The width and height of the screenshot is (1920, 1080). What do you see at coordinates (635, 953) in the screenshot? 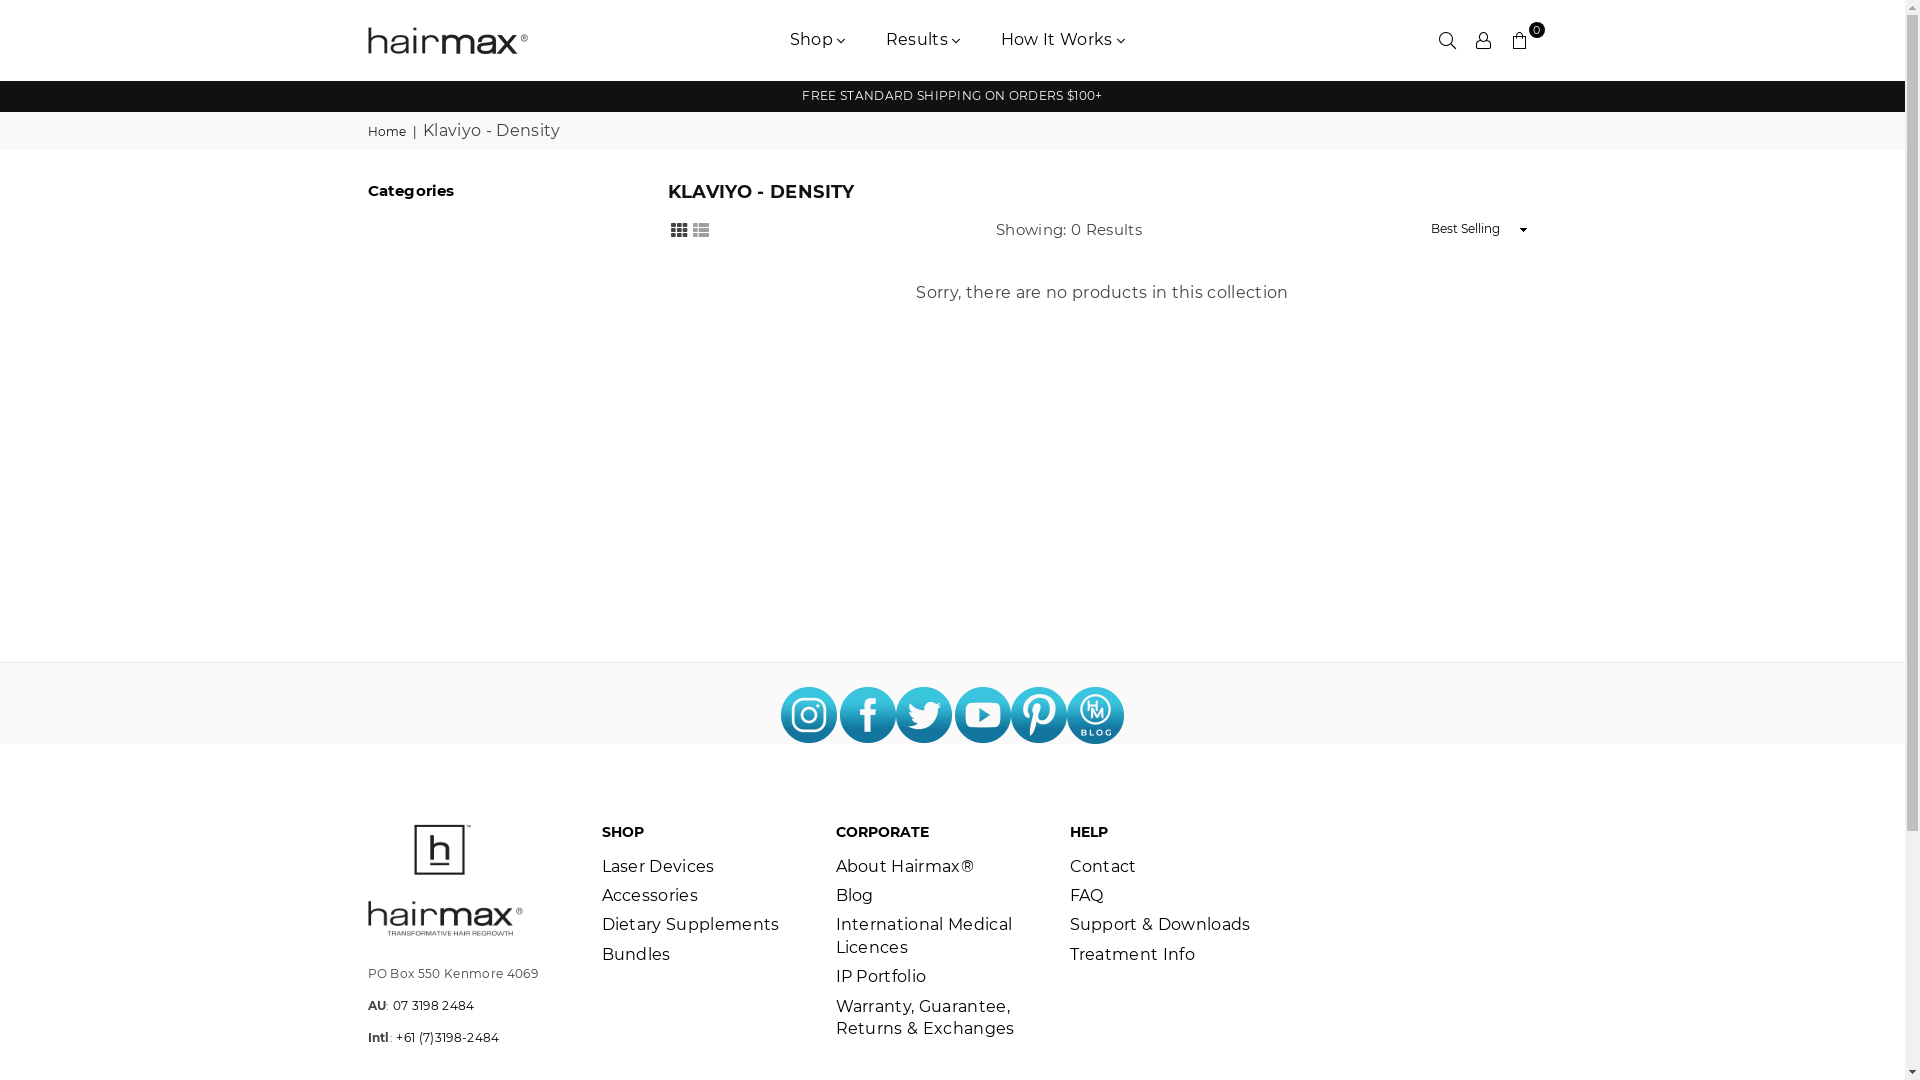
I see `'Bundles'` at bounding box center [635, 953].